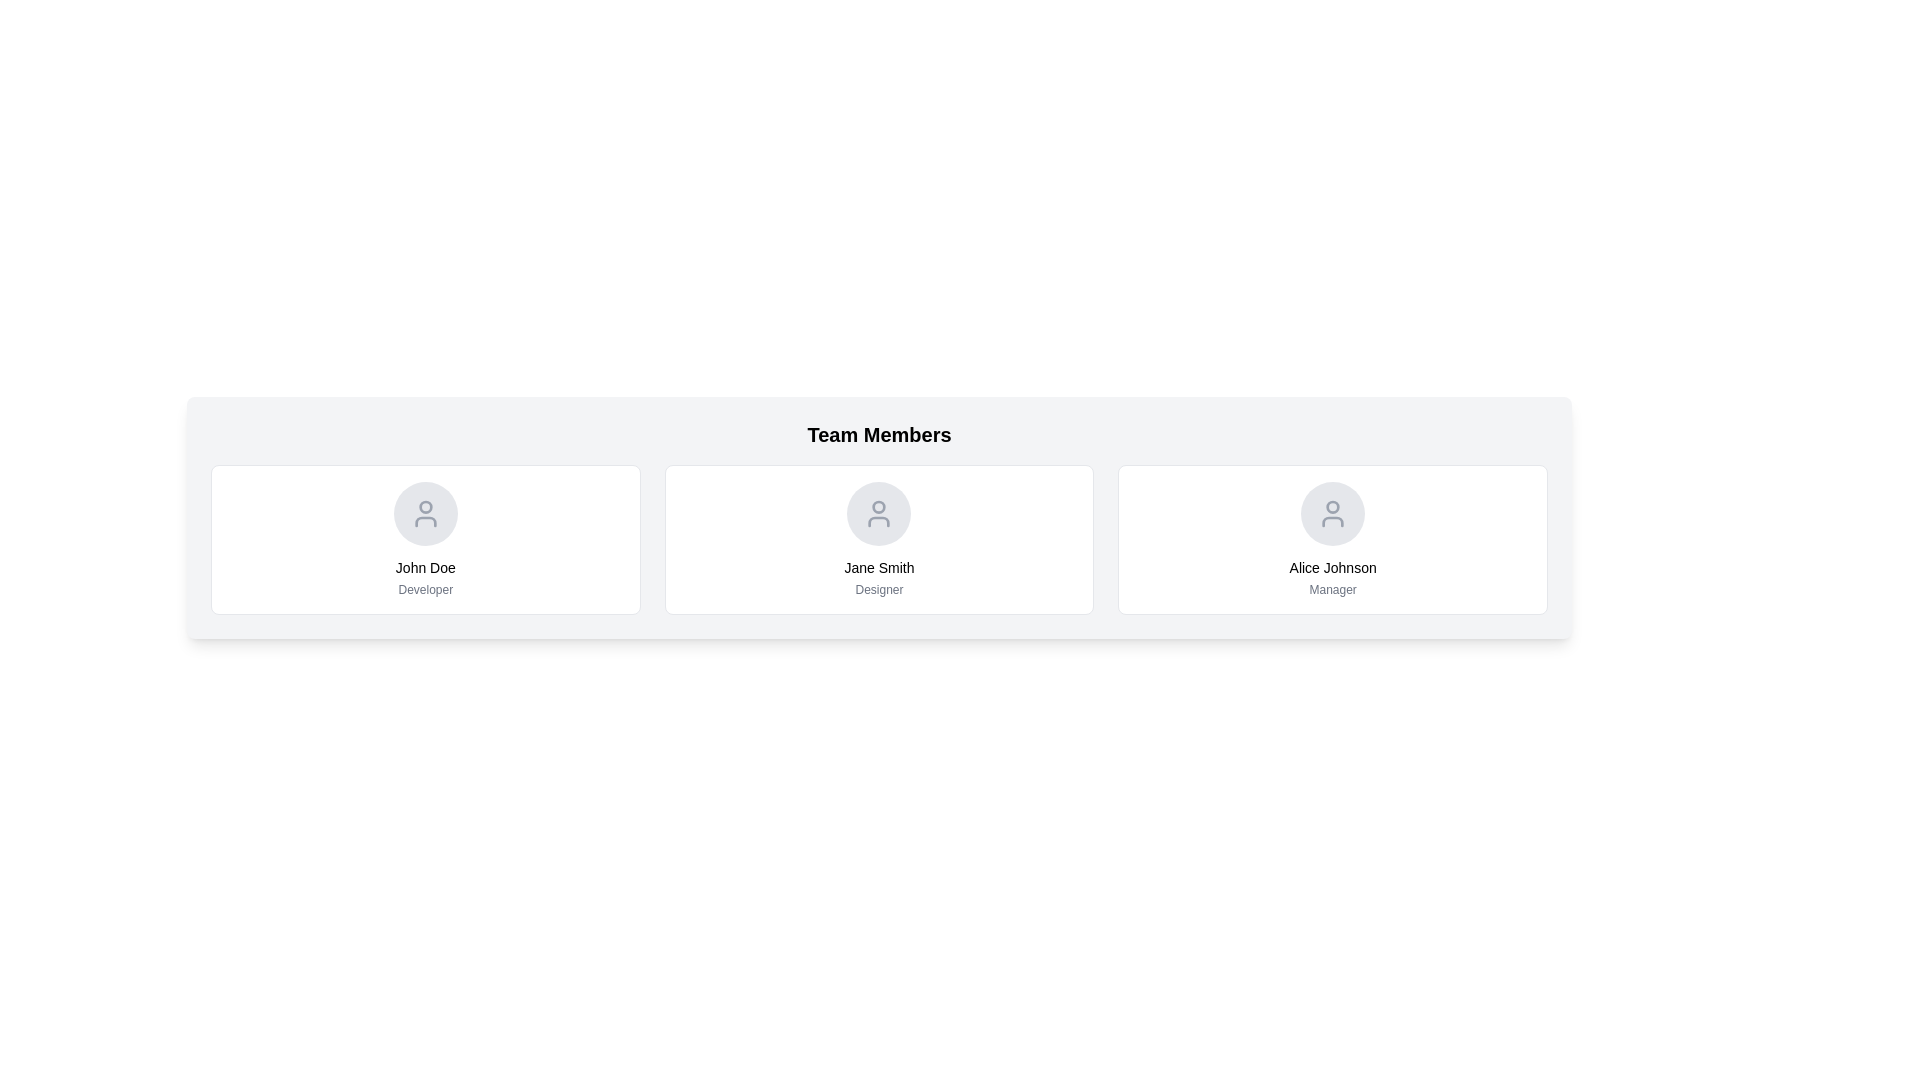  I want to click on the circular profile icon of 'John Doe' located in the first card of the 'Team Members' section, which is situated above the text 'John Doe' and 'Developer', so click(424, 506).